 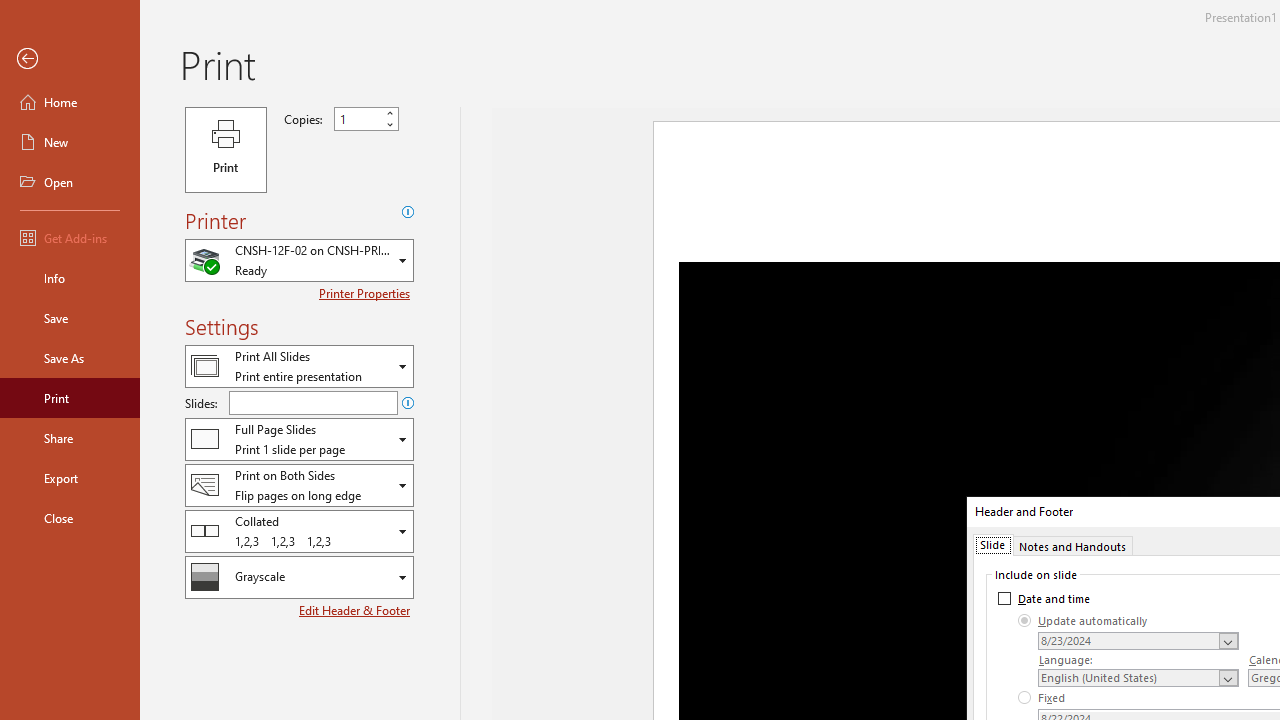 What do you see at coordinates (1082, 620) in the screenshot?
I see `'Update automatically'` at bounding box center [1082, 620].